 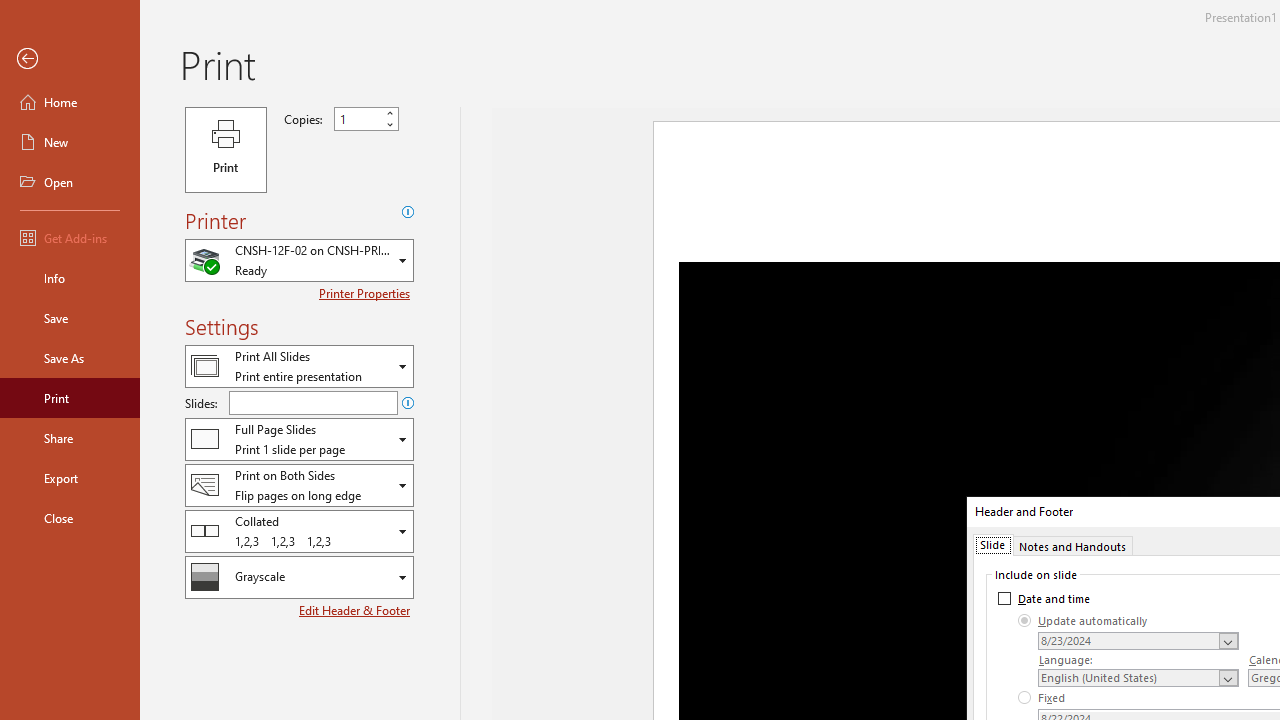 What do you see at coordinates (1082, 620) in the screenshot?
I see `'Update automatically'` at bounding box center [1082, 620].